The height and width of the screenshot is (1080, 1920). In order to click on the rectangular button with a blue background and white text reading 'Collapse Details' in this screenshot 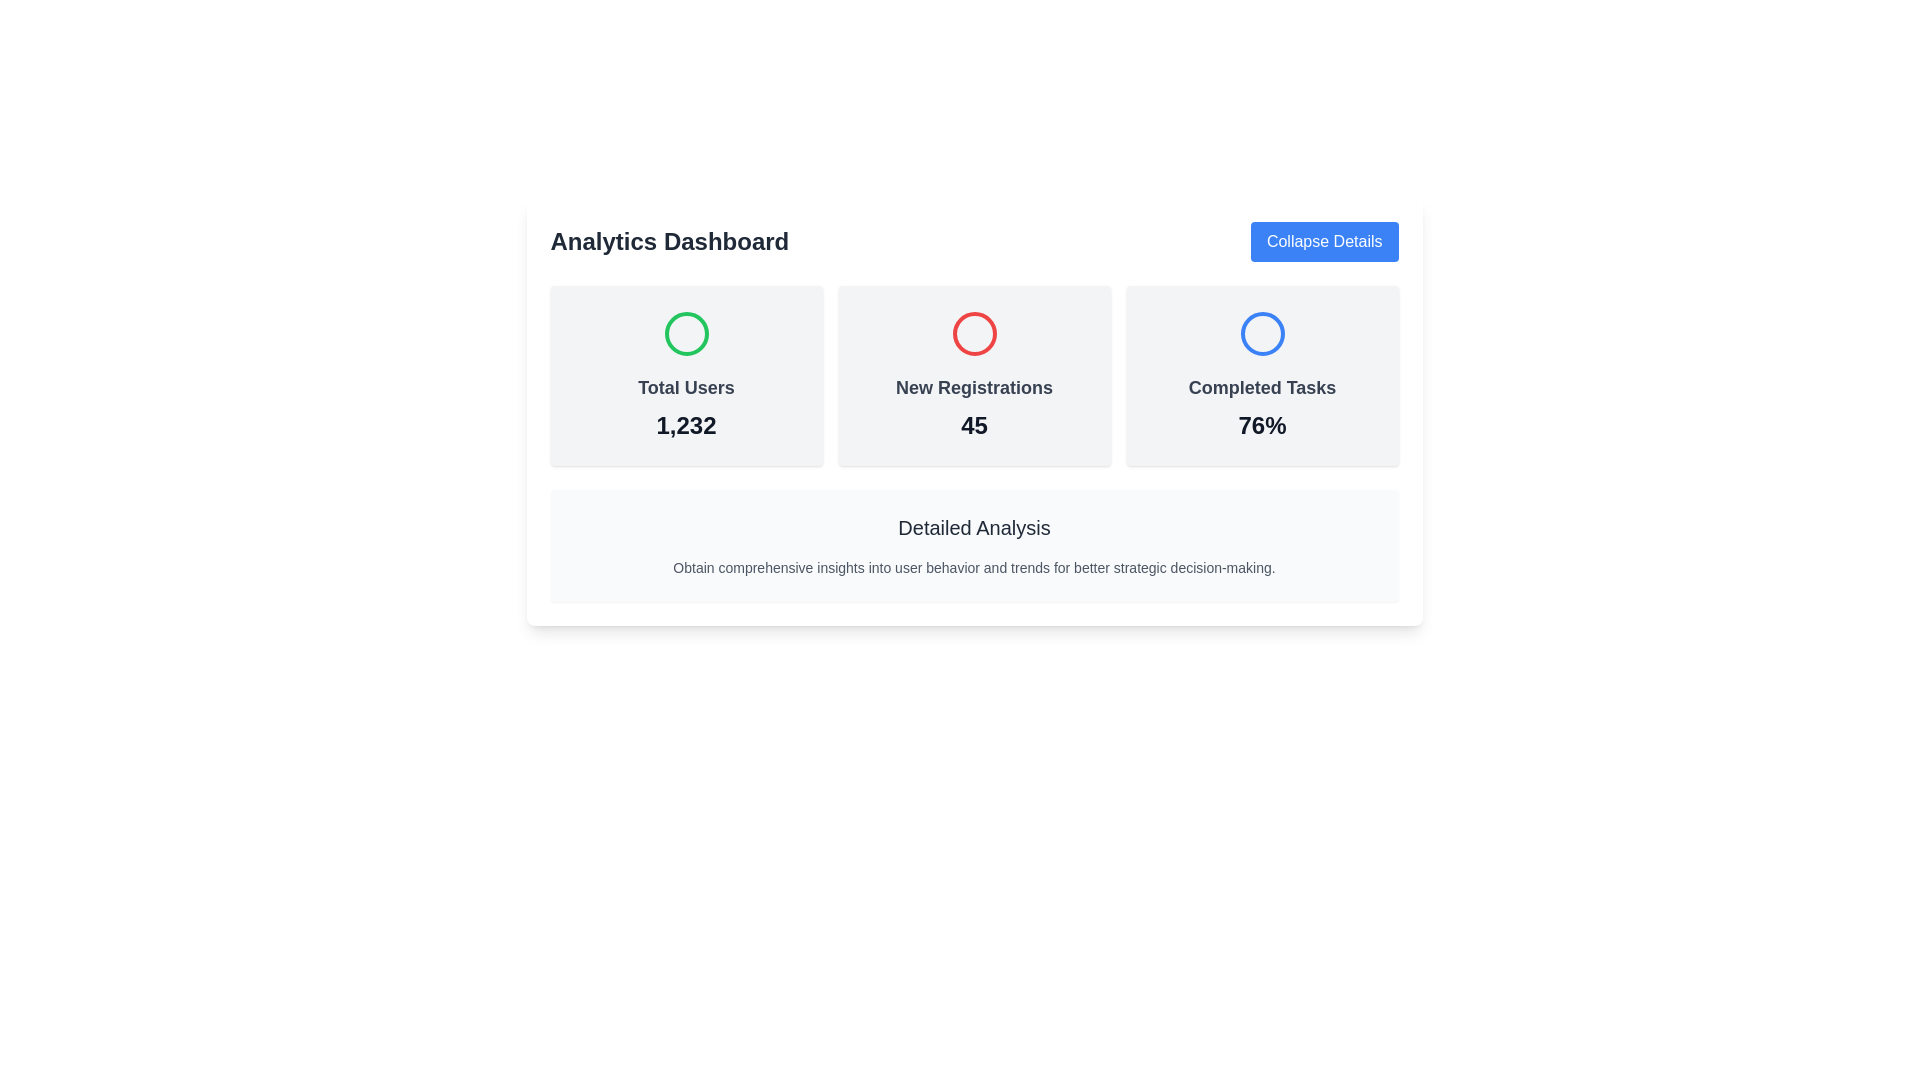, I will do `click(1324, 241)`.